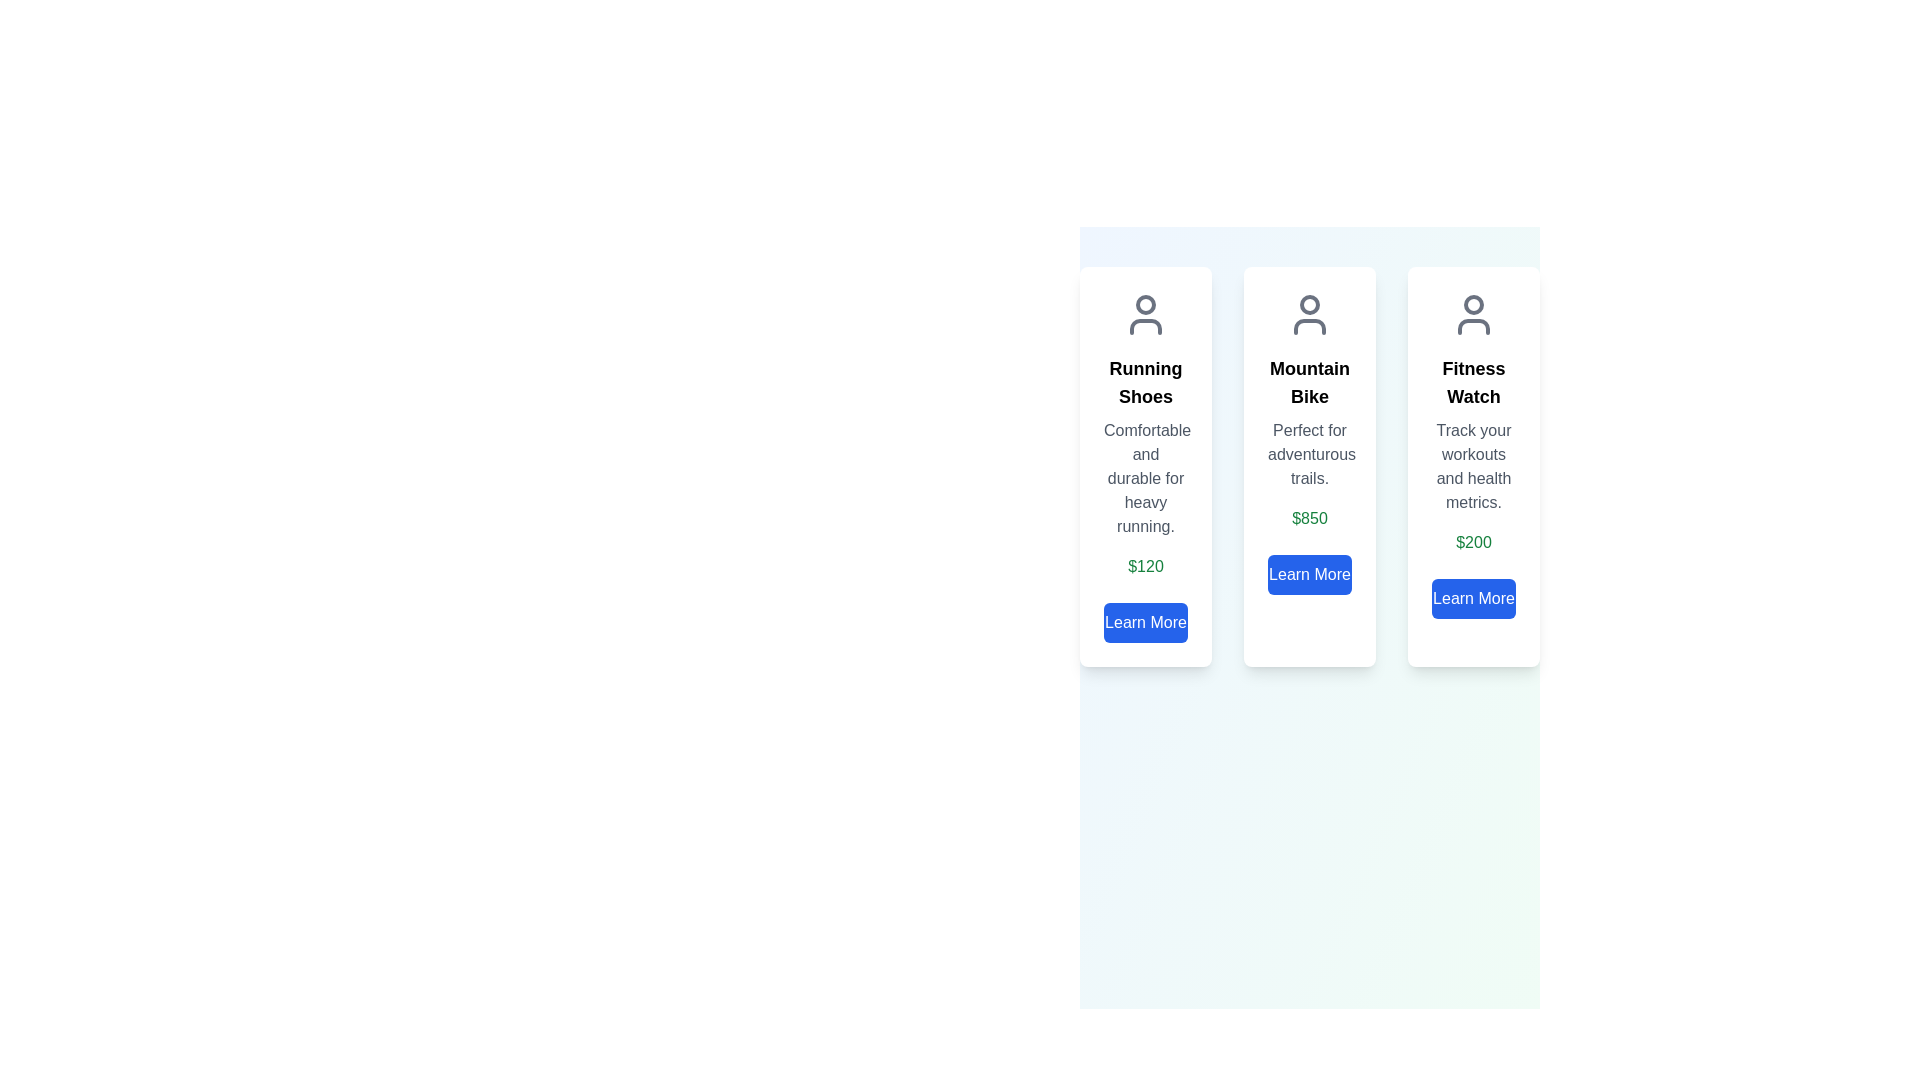 The width and height of the screenshot is (1920, 1080). Describe the element at coordinates (1146, 382) in the screenshot. I see `the heading text element displaying 'Running Shoes', which is centrally aligned within its product card and located near the top of the card` at that location.